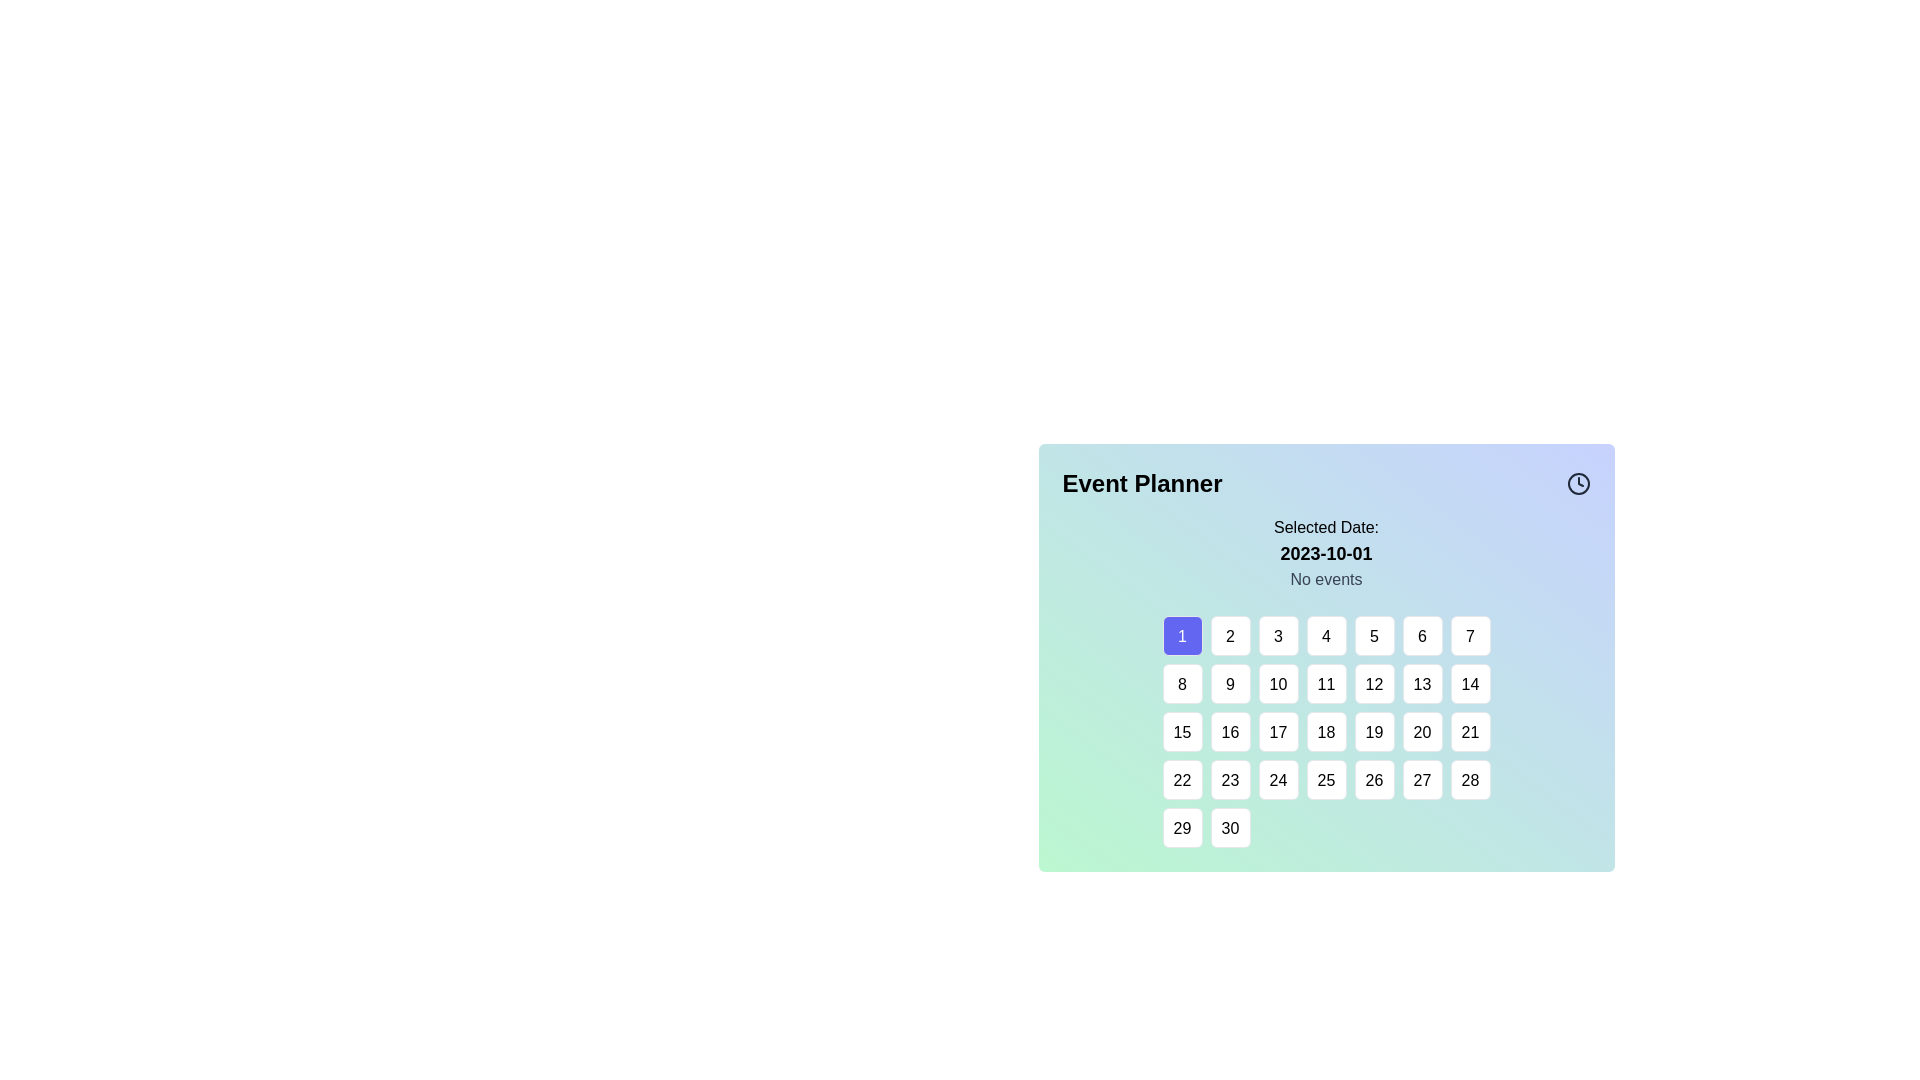 Image resolution: width=1920 pixels, height=1080 pixels. I want to click on the date selection button for the 19th of the month in the calendar interface, located at the fifth item in the third row of a seven-column grid, so click(1373, 732).